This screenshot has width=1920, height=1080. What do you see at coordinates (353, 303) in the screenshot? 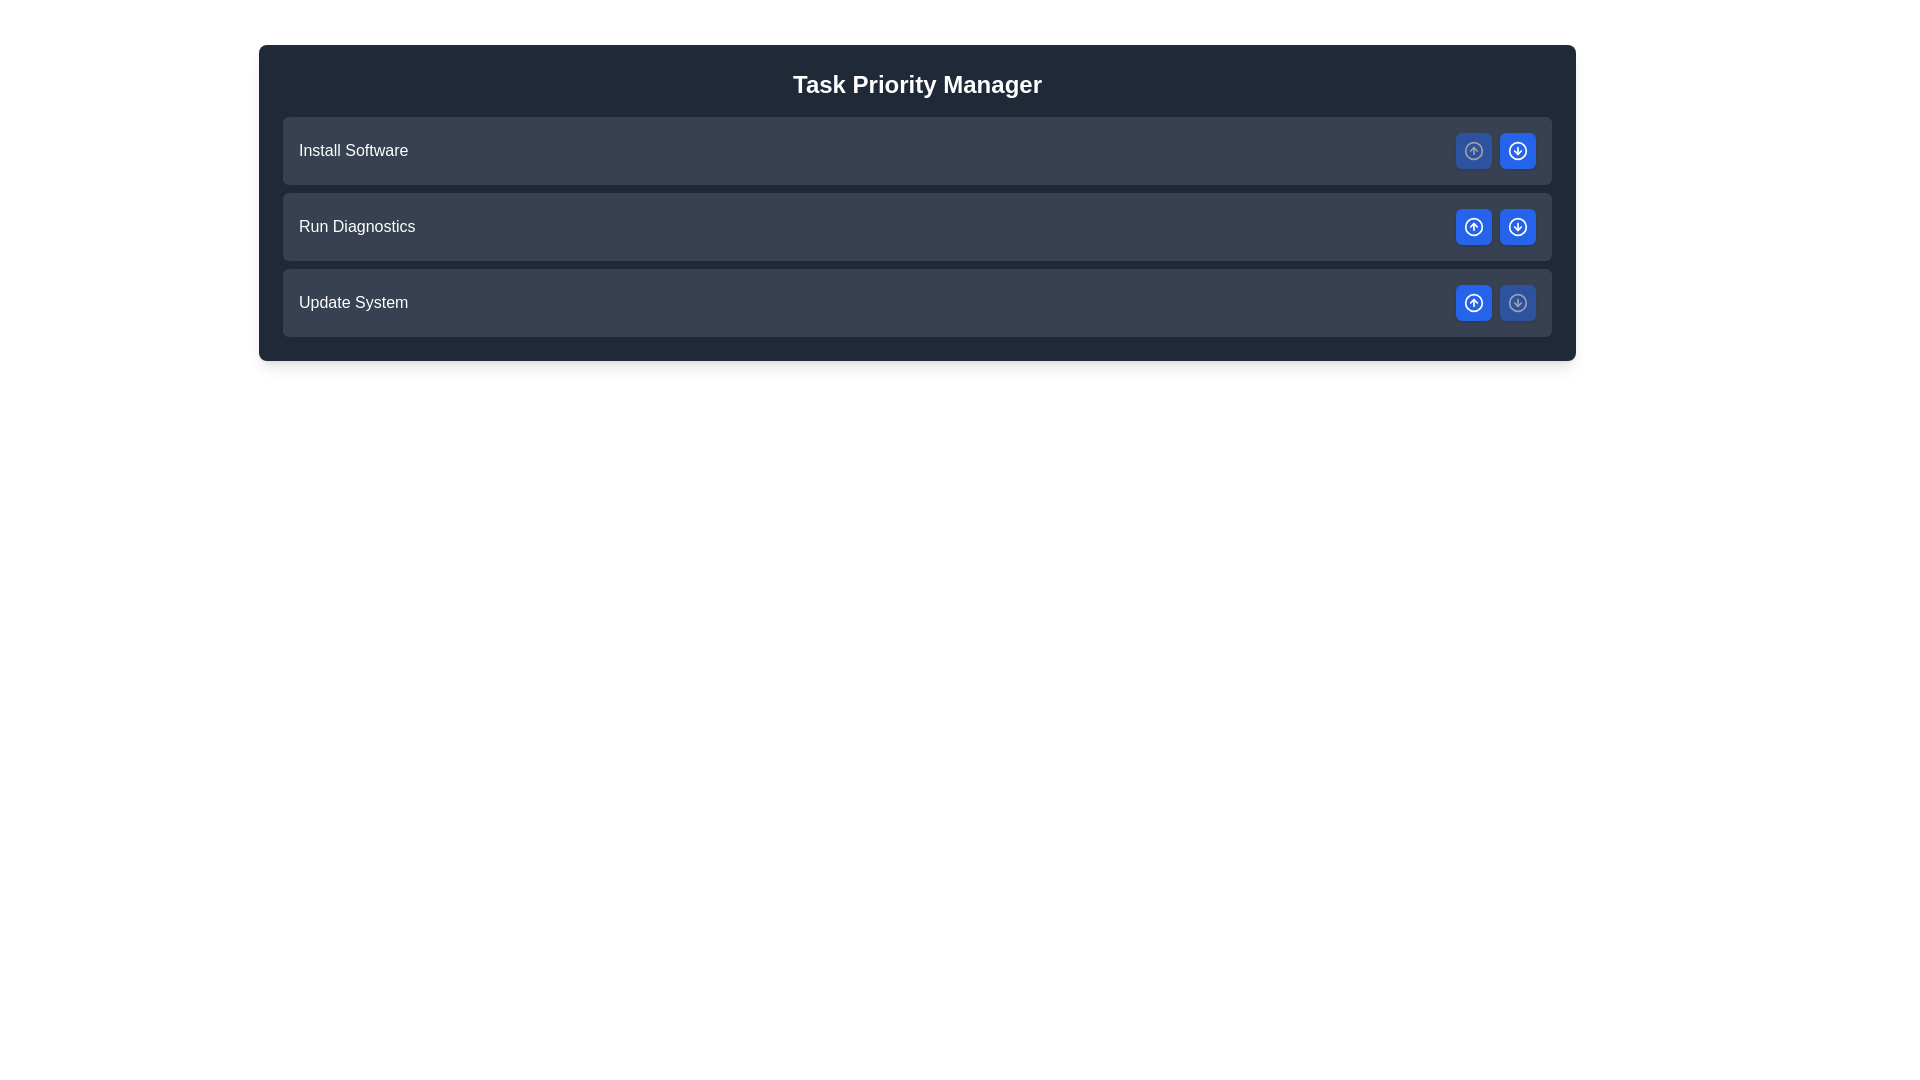
I see `the label indicating the option to update the system in the third row of the 'Task Priority Manager' list` at bounding box center [353, 303].